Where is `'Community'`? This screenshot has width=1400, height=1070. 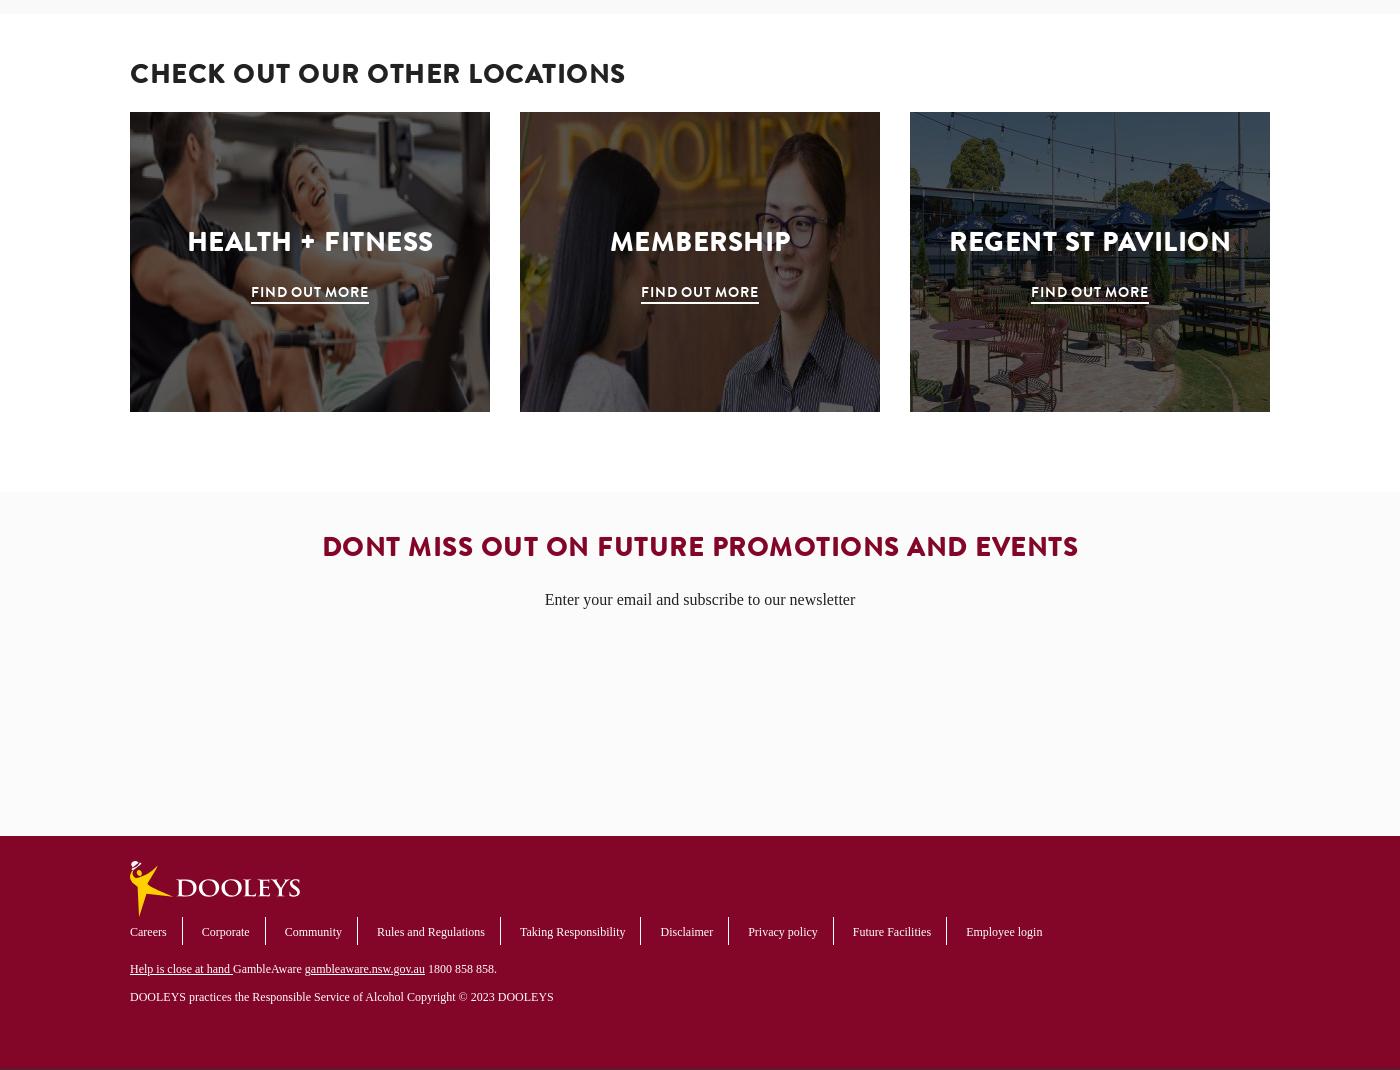
'Community' is located at coordinates (312, 930).